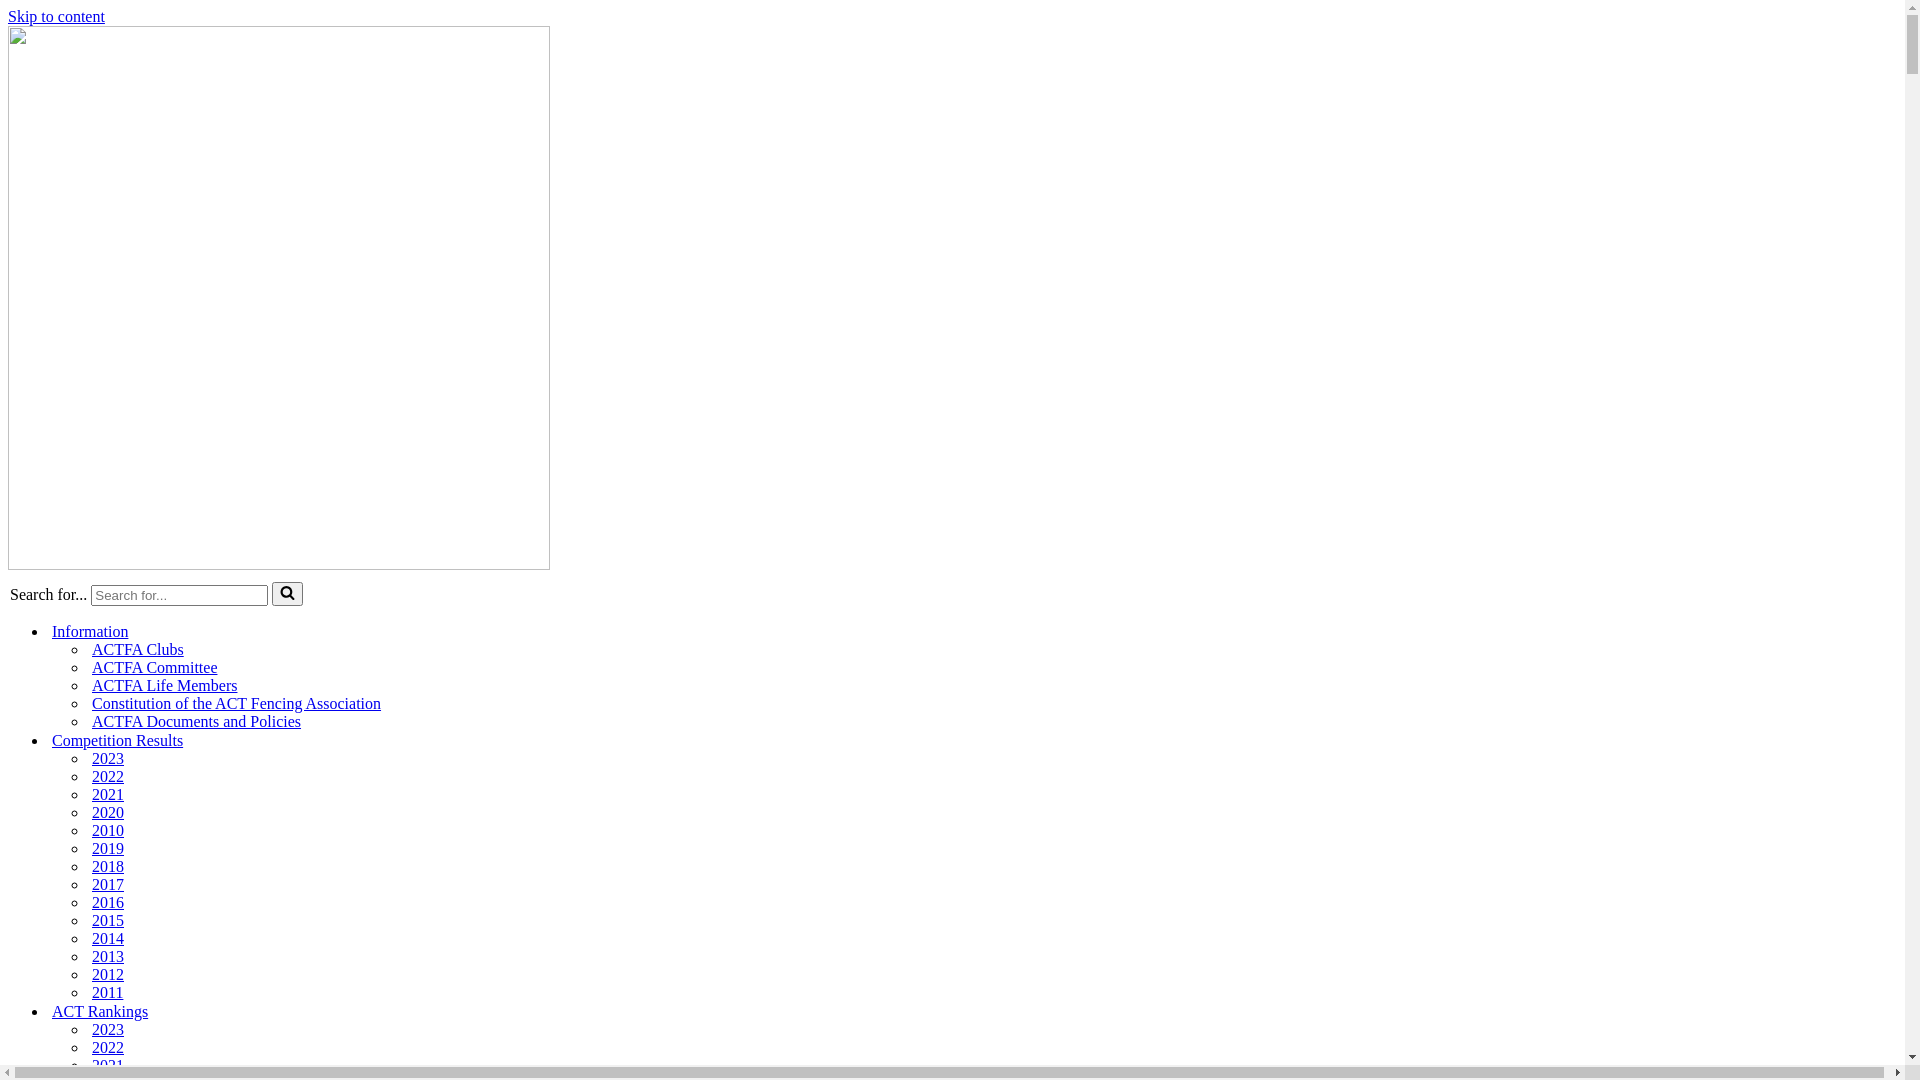 The height and width of the screenshot is (1080, 1920). I want to click on '2010', so click(107, 830).